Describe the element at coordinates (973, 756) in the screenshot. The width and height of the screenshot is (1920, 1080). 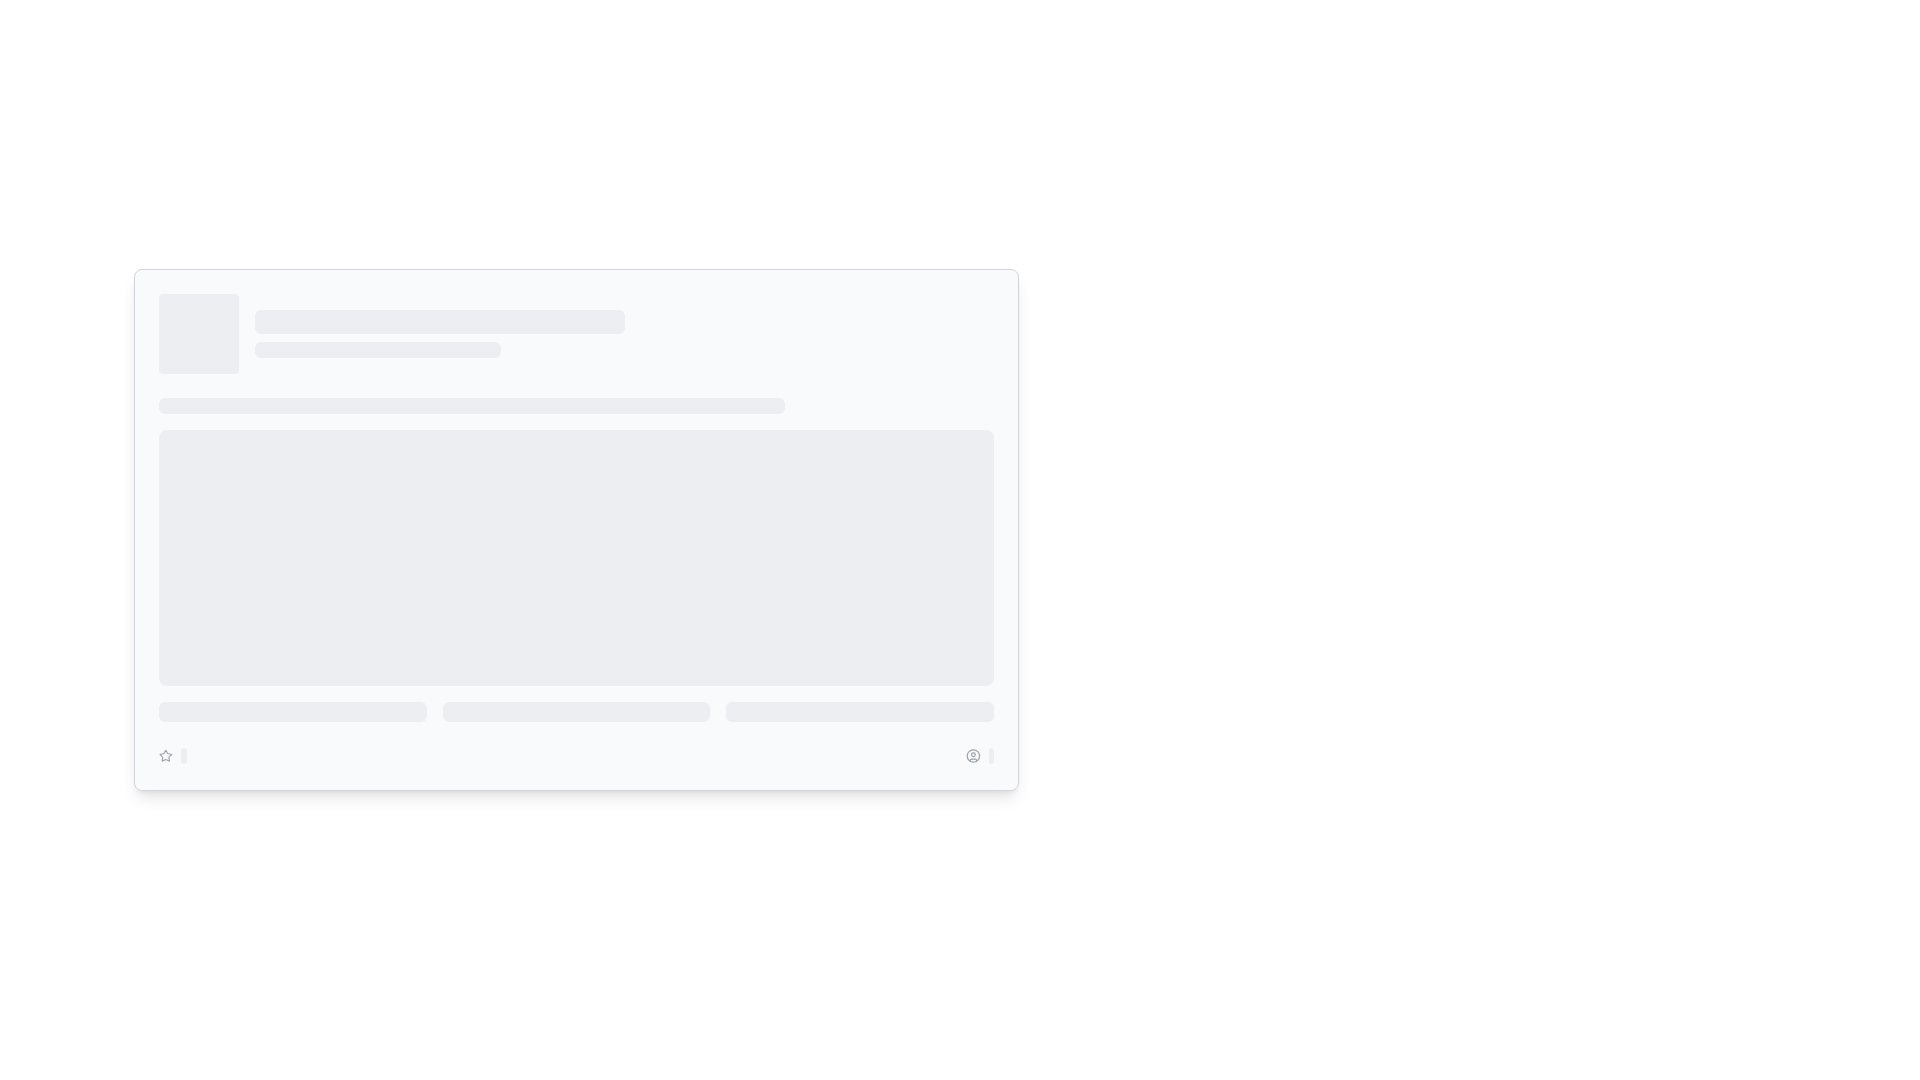
I see `the innermost decorative graphical circle located in the bottom-right corner of the interface, which is part of a user profile SVG icon` at that location.